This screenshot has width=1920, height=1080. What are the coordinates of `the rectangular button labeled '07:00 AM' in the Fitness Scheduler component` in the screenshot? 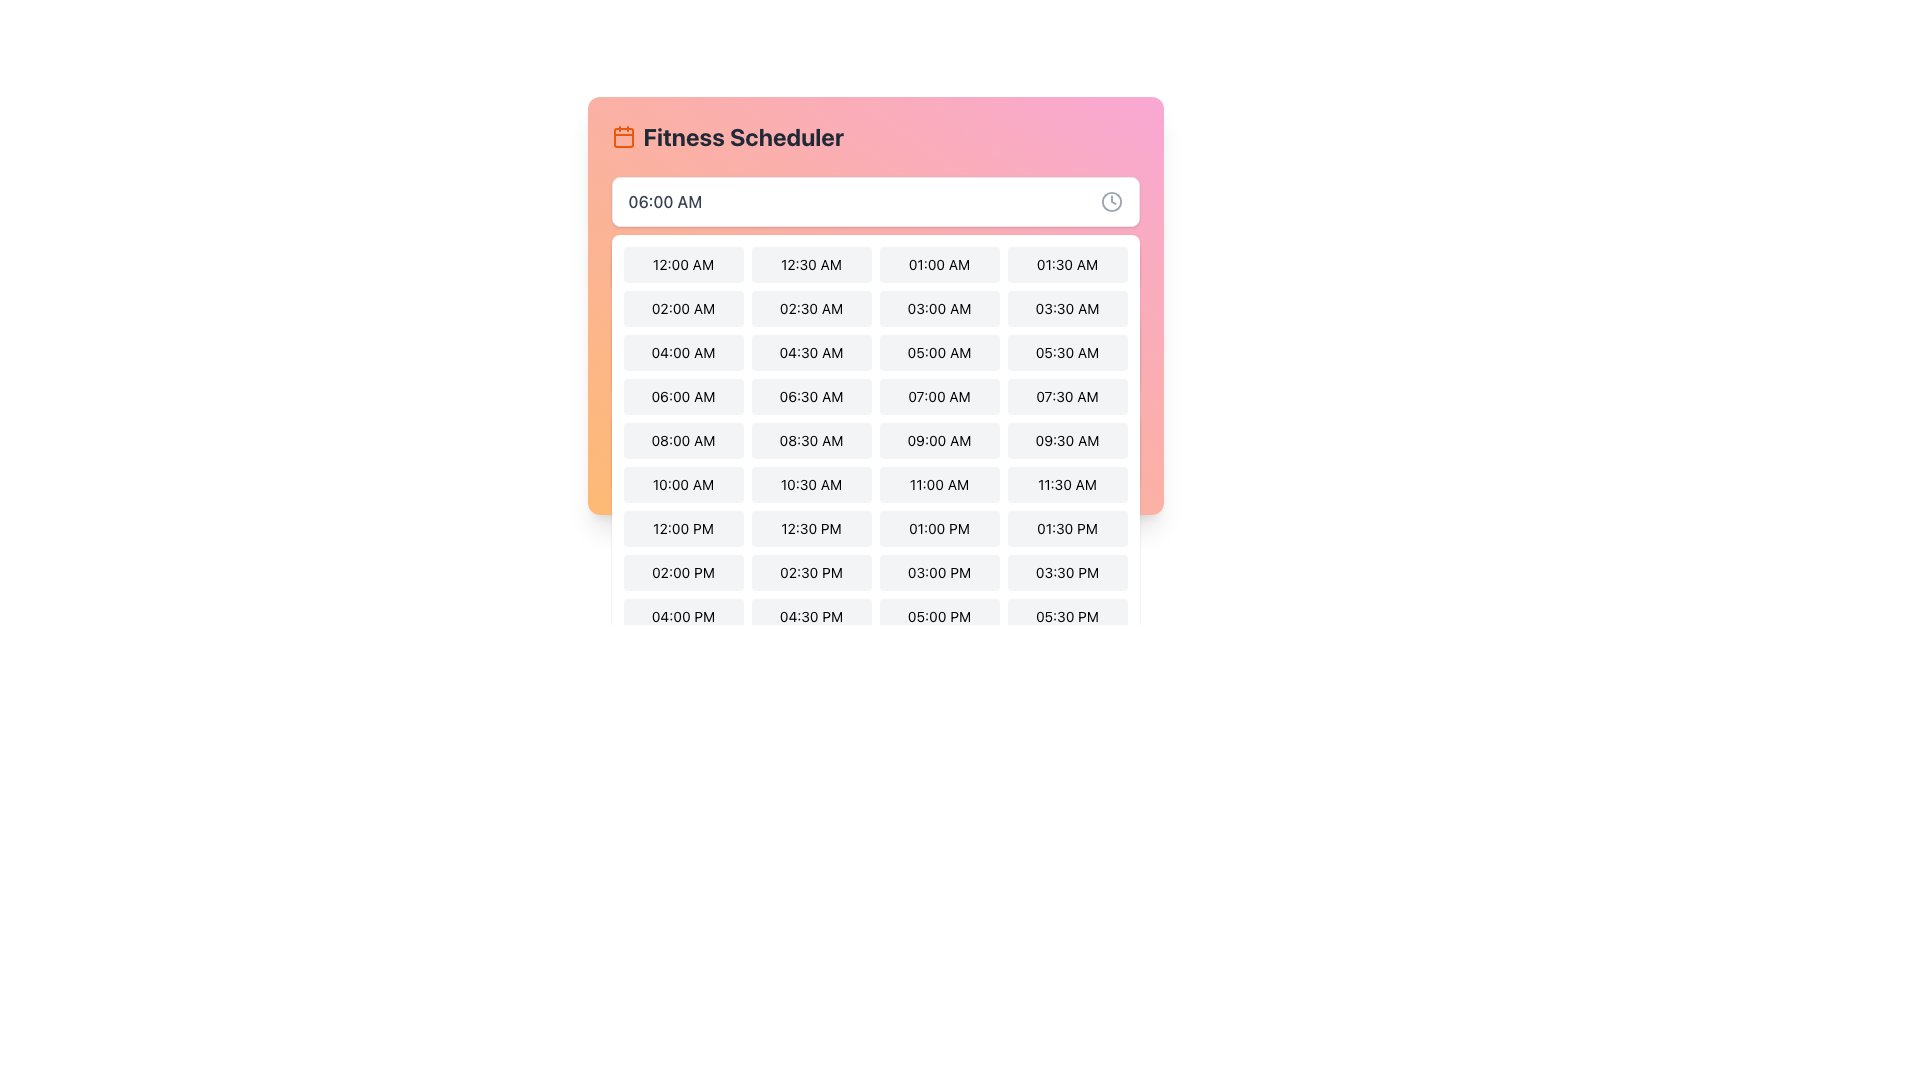 It's located at (938, 397).